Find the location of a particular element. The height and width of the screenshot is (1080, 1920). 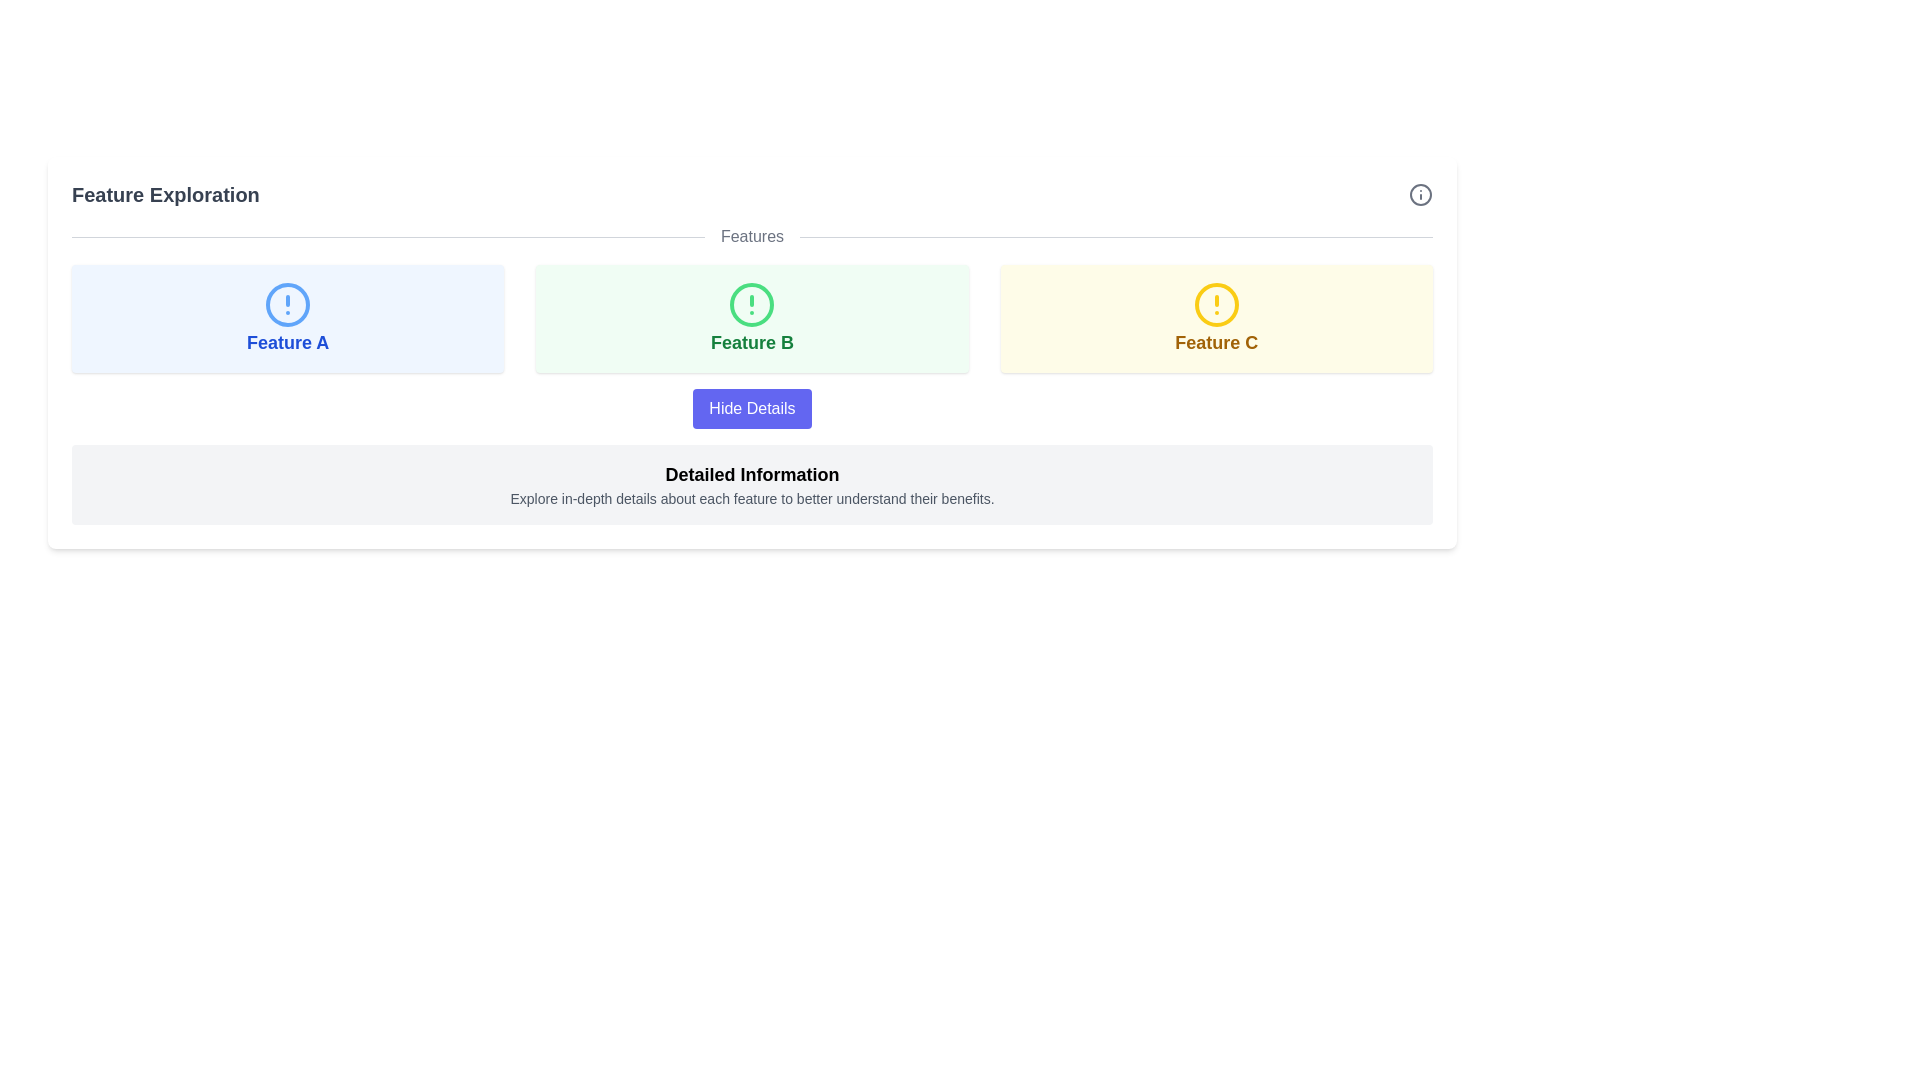

the text label with decorative separators, which serves as a header for the section above the feature cards is located at coordinates (751, 235).